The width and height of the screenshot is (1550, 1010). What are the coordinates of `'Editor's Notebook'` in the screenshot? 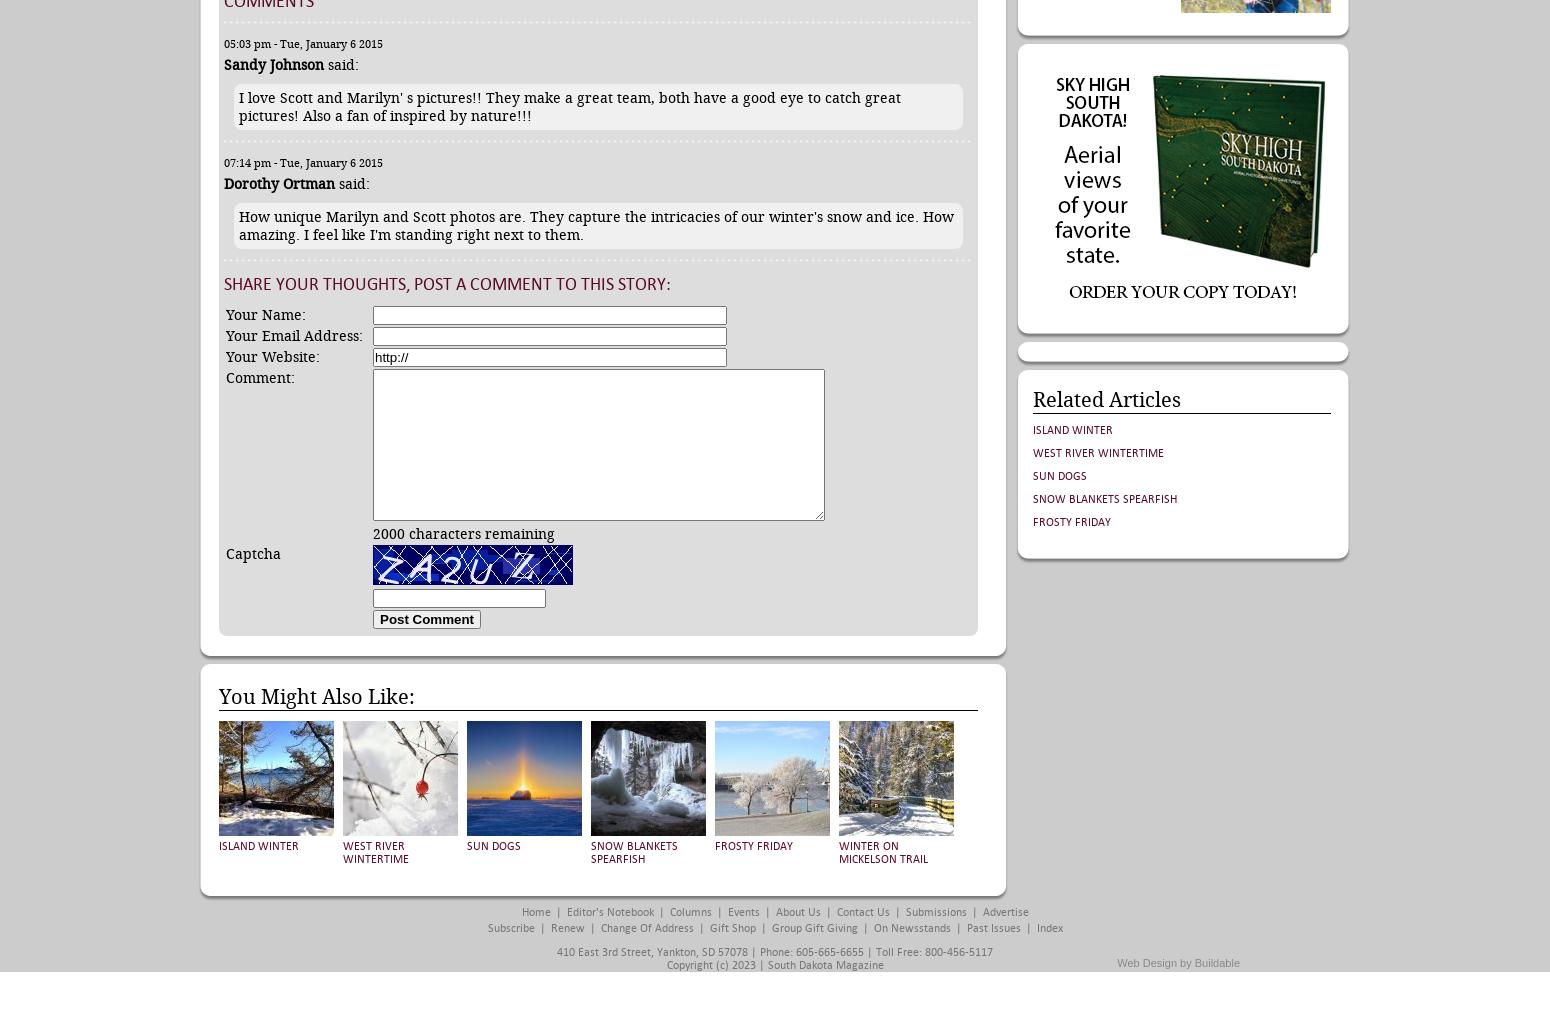 It's located at (566, 912).